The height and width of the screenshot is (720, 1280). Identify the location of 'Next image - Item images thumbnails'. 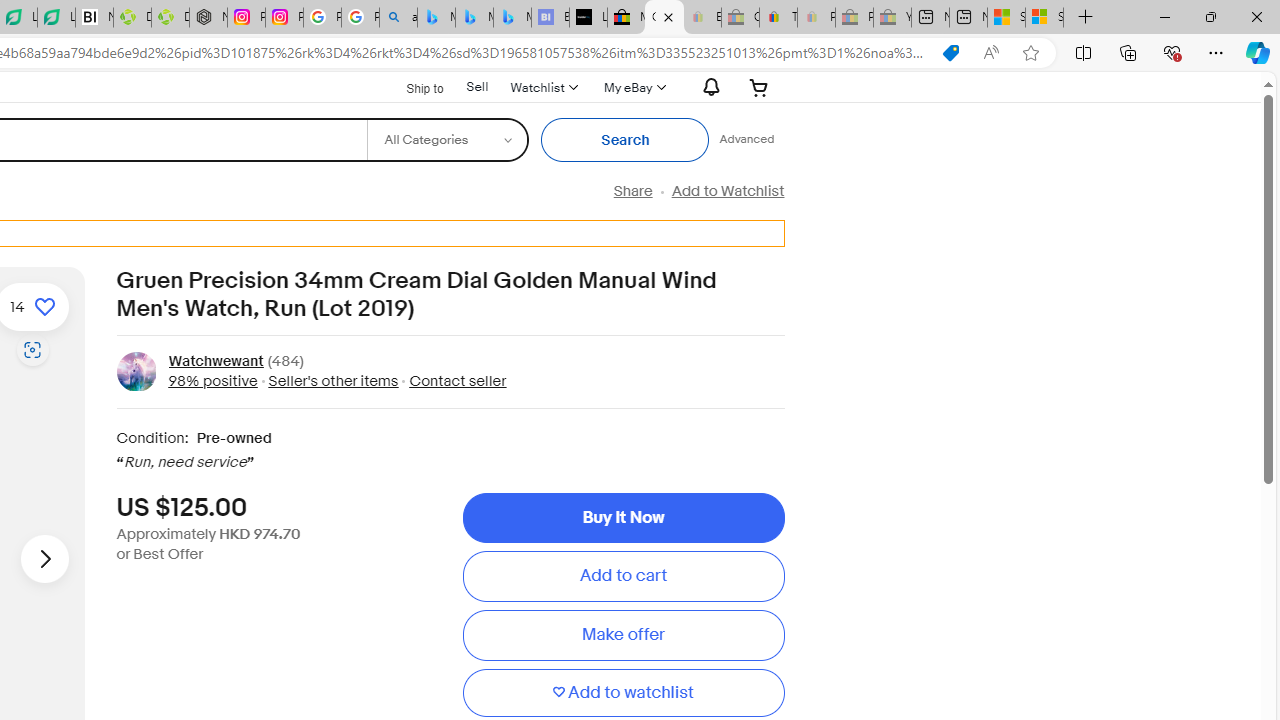
(44, 559).